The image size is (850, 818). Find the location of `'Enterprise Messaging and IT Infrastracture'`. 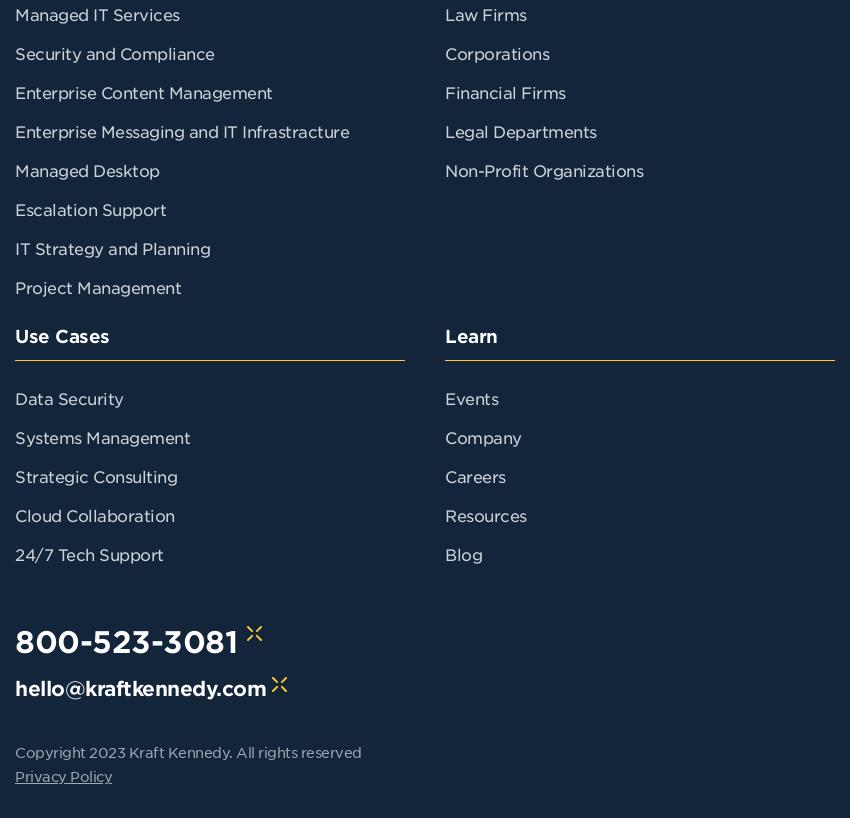

'Enterprise Messaging and IT Infrastracture' is located at coordinates (180, 130).